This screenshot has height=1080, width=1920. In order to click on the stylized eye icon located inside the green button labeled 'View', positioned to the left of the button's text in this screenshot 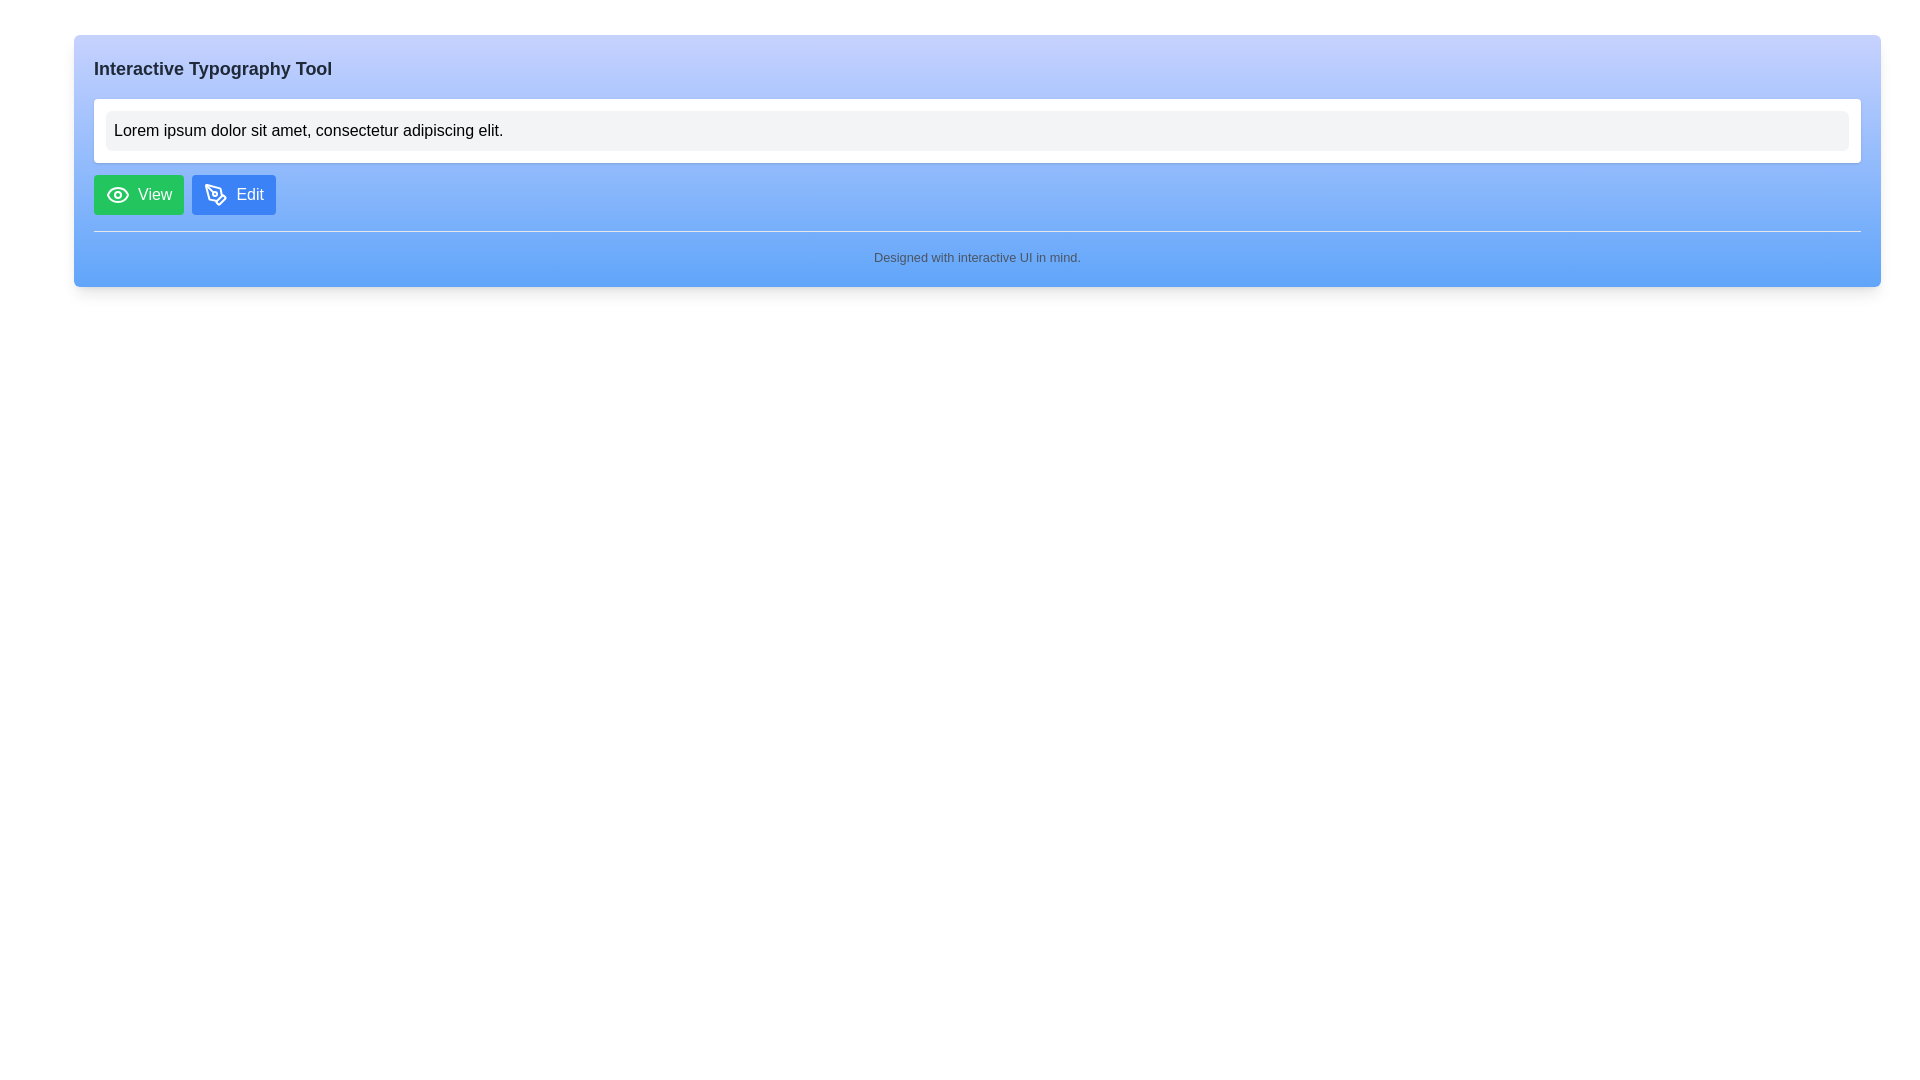, I will do `click(117, 195)`.